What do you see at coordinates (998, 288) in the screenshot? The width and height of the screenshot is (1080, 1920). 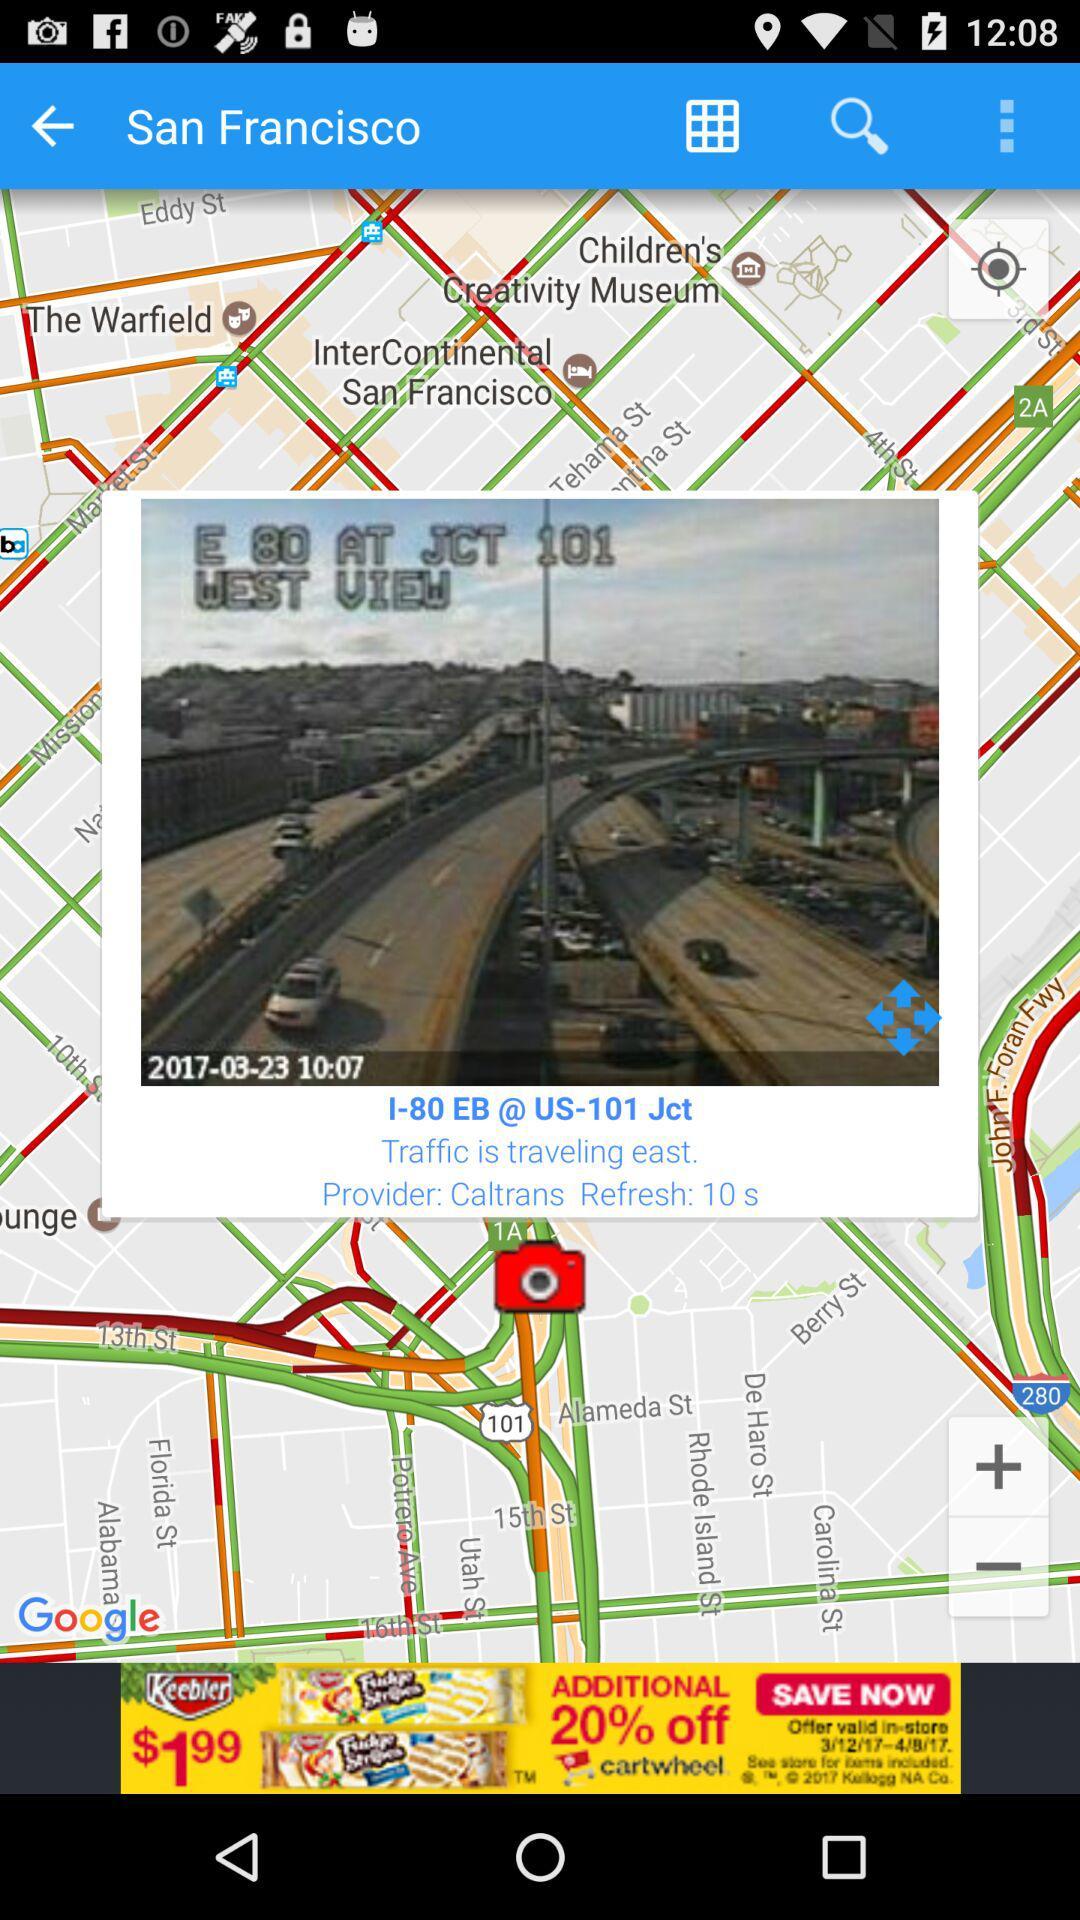 I see `the location_crosshair icon` at bounding box center [998, 288].